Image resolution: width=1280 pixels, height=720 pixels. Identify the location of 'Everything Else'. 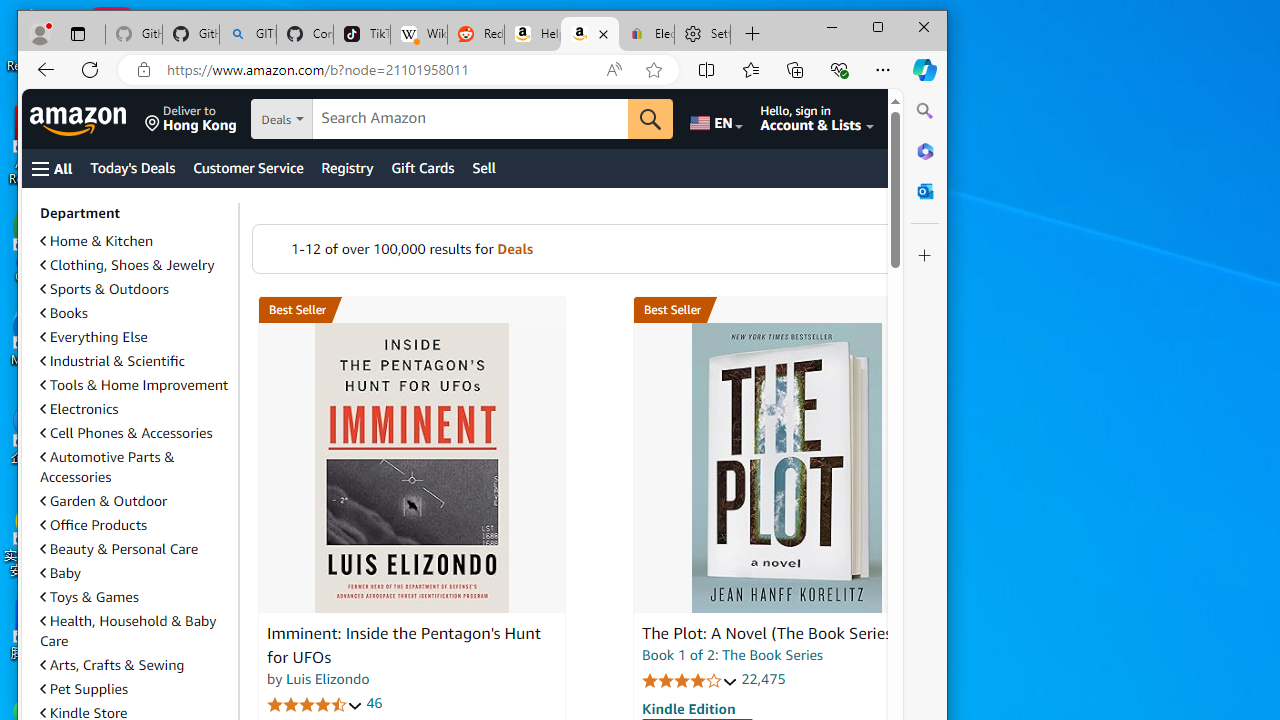
(93, 336).